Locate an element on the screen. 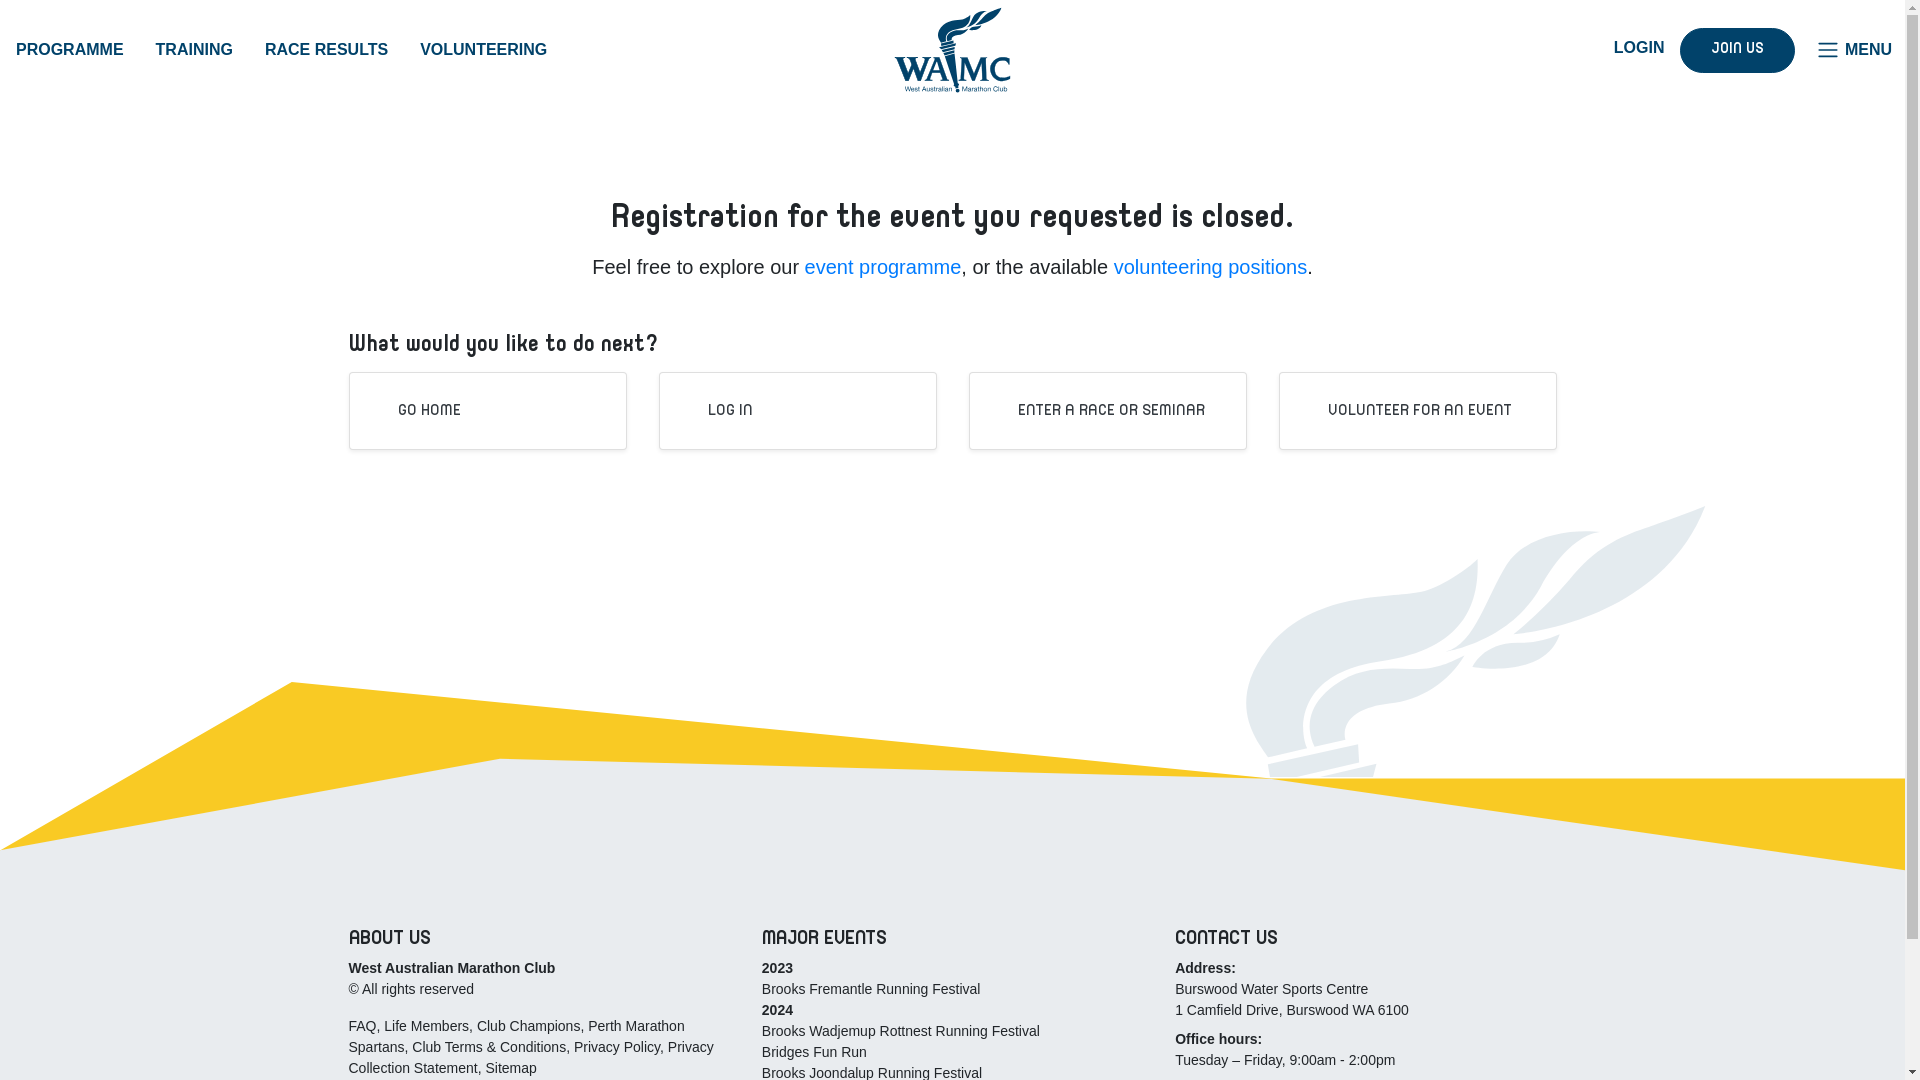 This screenshot has width=1920, height=1080. 'Bridges Fun Run' is located at coordinates (814, 1051).